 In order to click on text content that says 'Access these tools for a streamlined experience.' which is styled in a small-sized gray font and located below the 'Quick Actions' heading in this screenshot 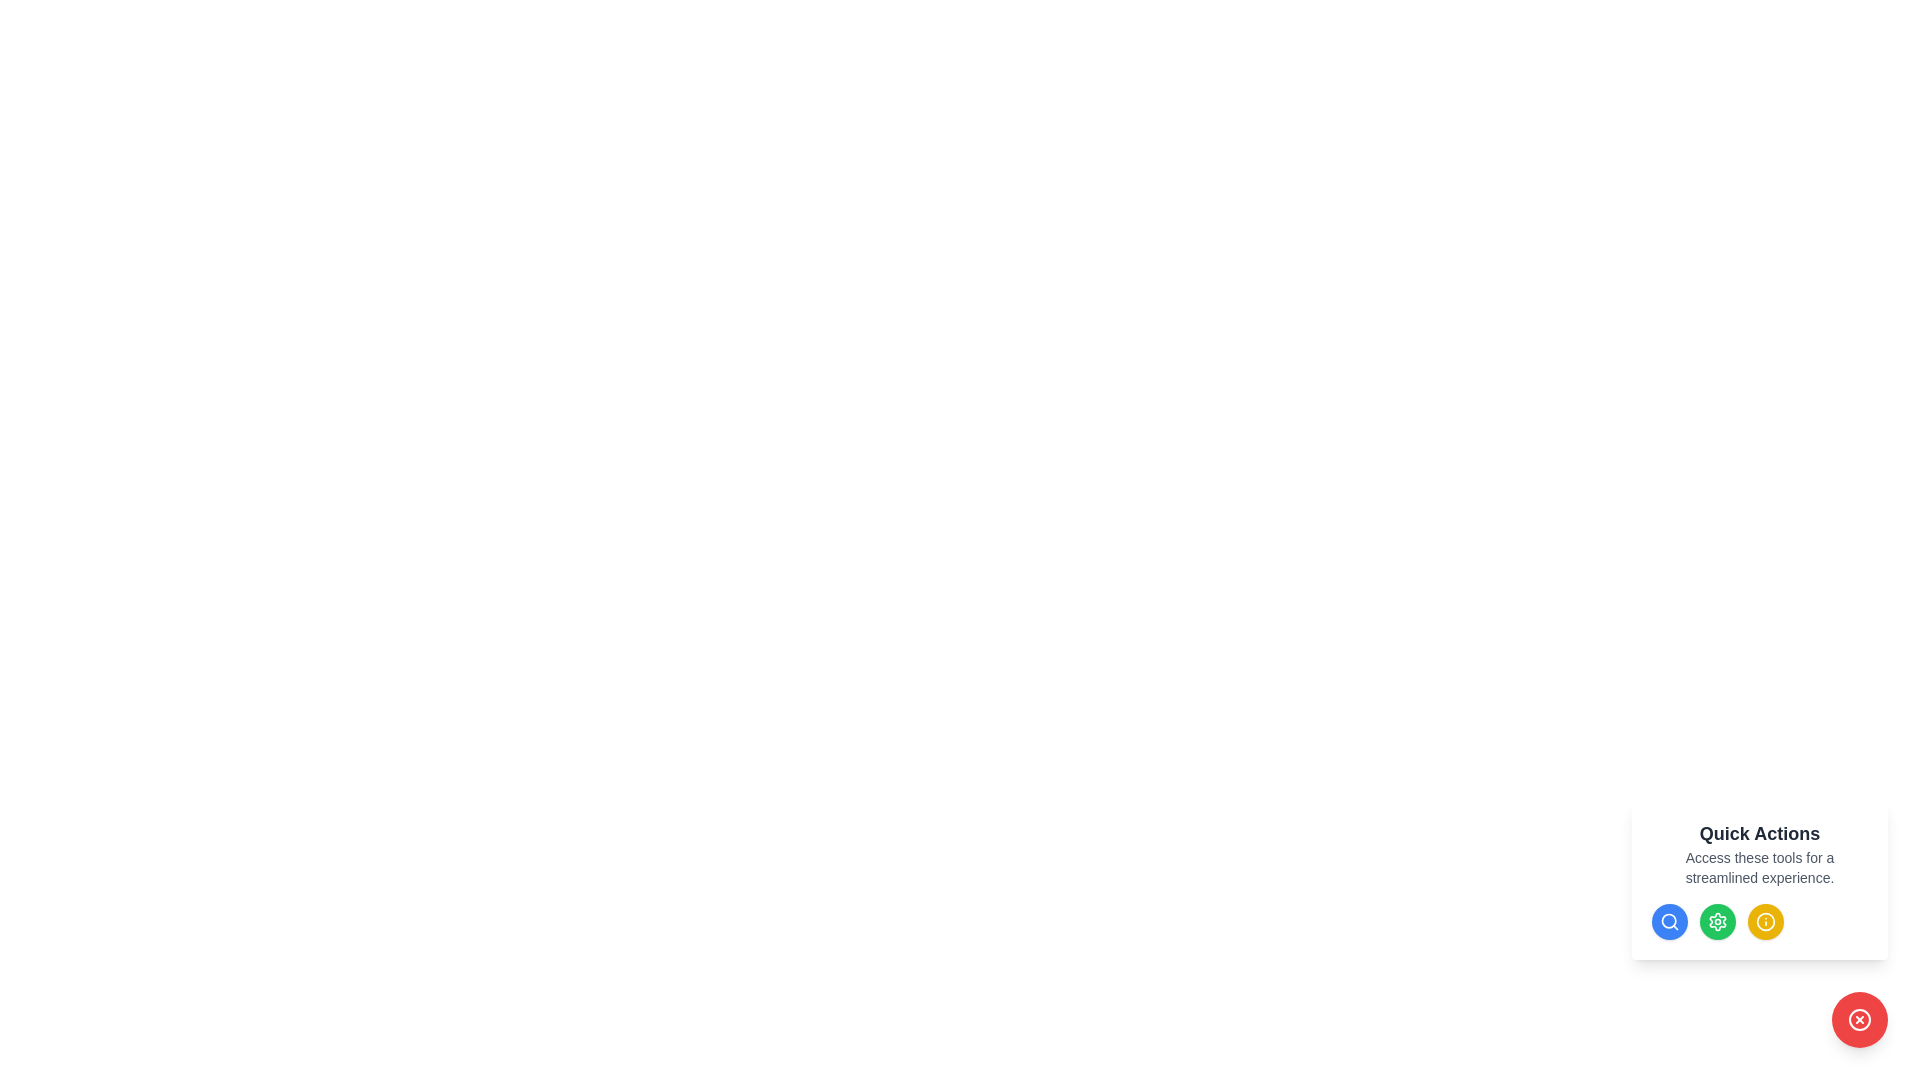, I will do `click(1760, 866)`.